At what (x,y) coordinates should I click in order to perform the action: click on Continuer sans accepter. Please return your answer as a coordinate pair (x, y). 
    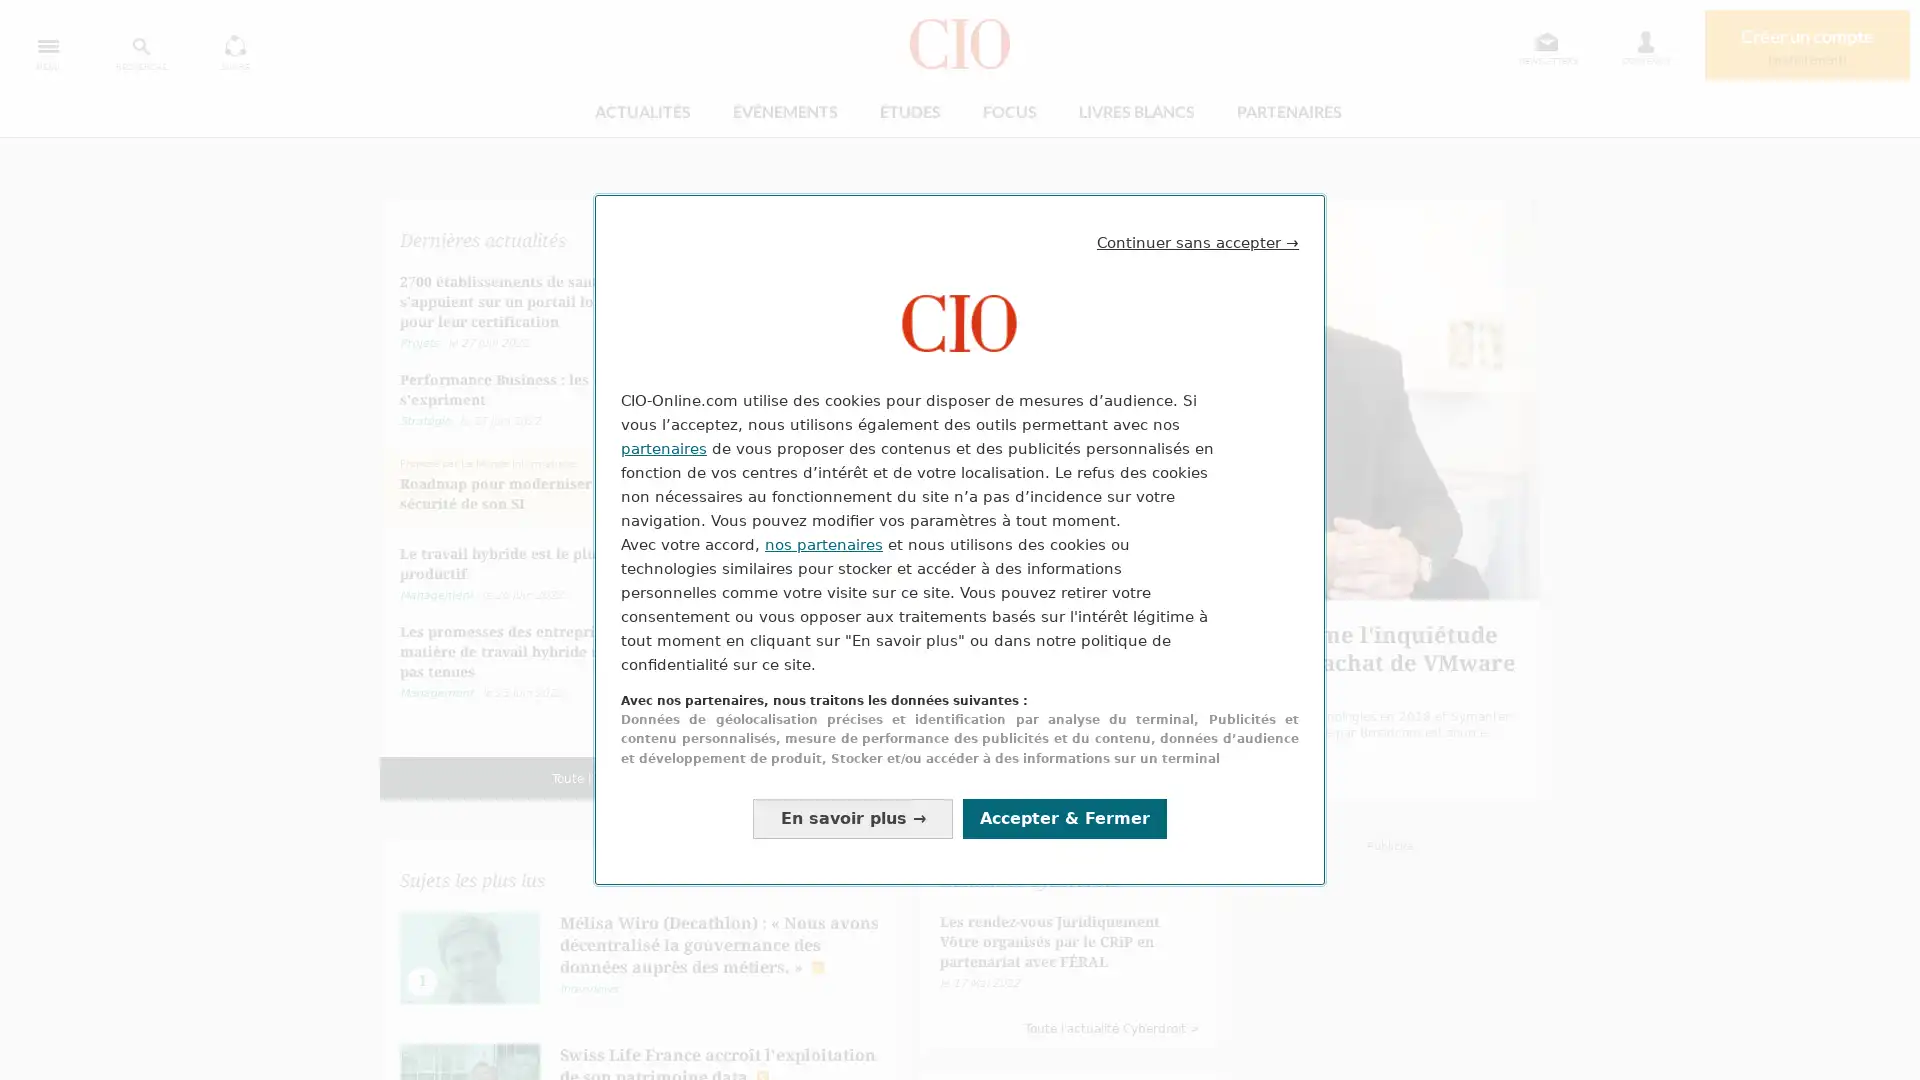
    Looking at the image, I should click on (1198, 241).